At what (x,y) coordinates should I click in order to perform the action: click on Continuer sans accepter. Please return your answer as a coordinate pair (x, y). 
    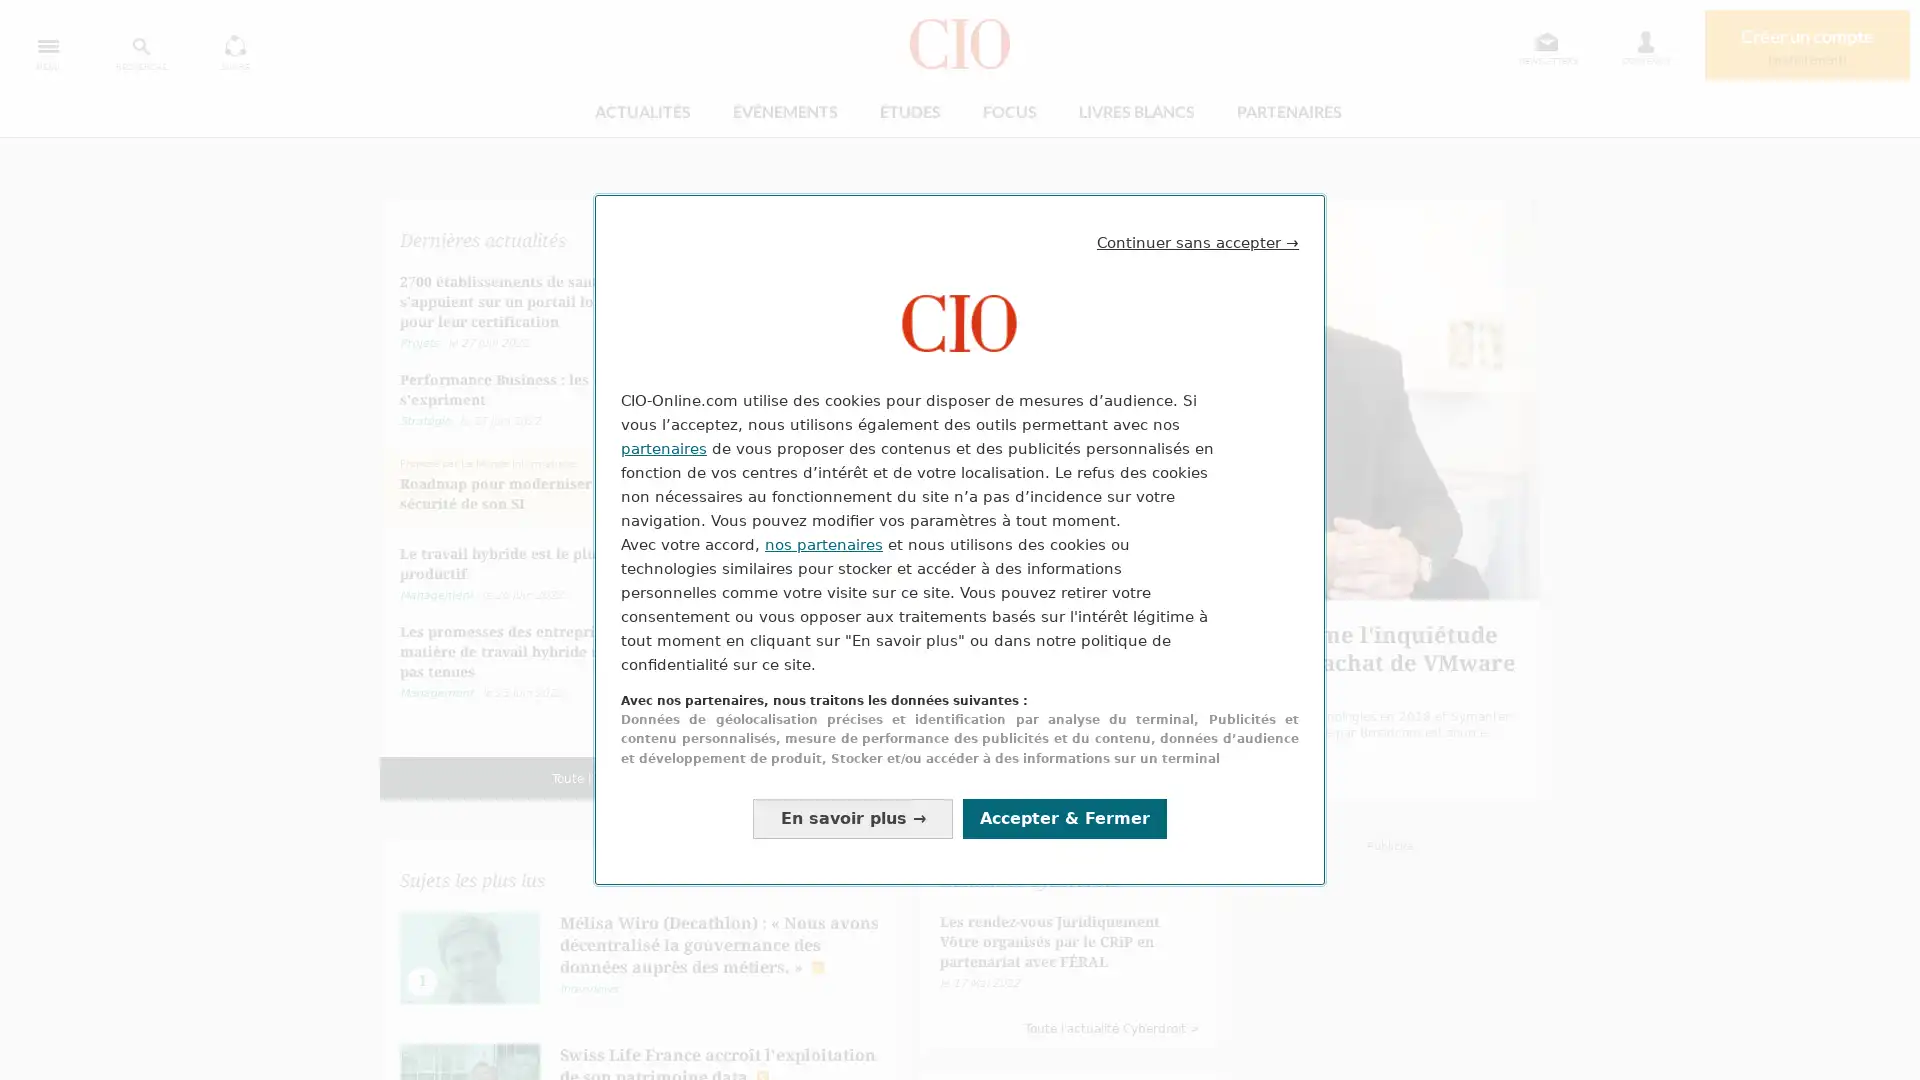
    Looking at the image, I should click on (1198, 241).